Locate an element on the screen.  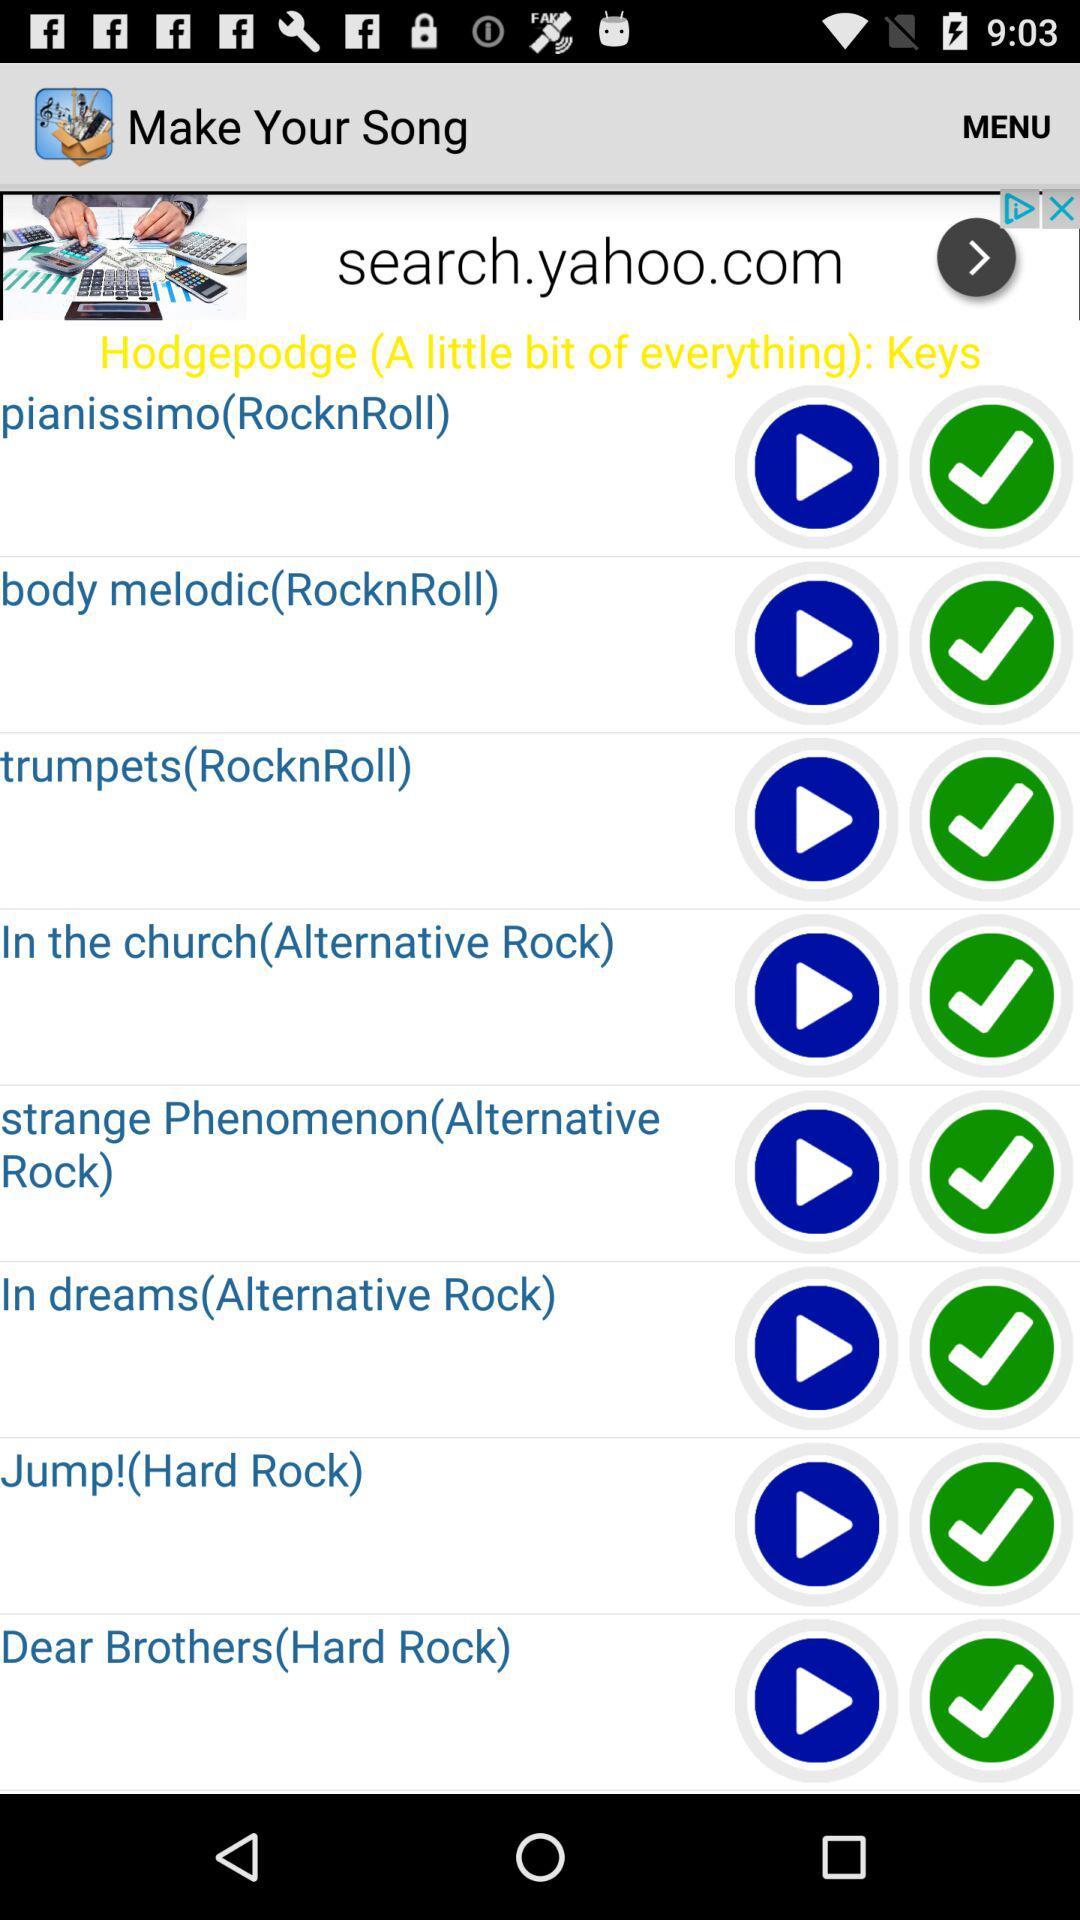
audio or video is located at coordinates (817, 1792).